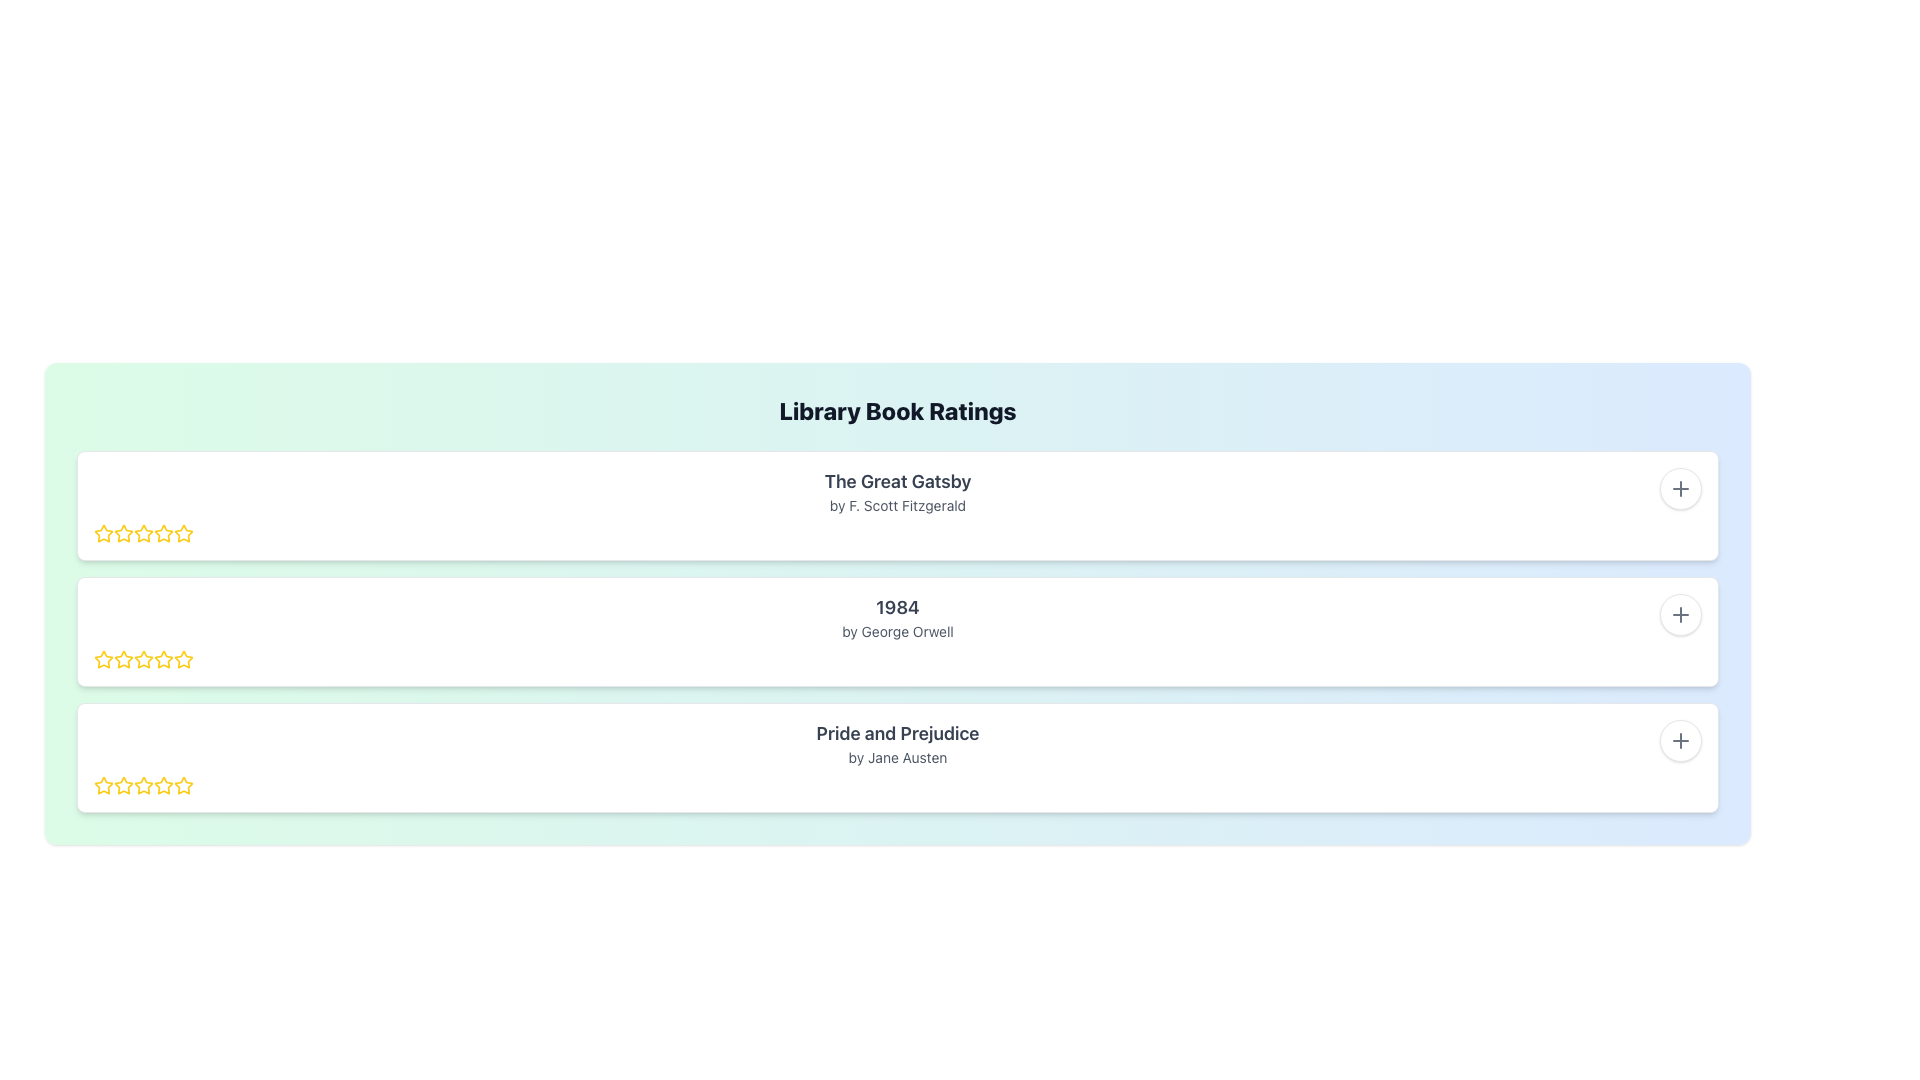  Describe the element at coordinates (123, 784) in the screenshot. I see `the first star icon in the rating system for the book 'Pride and Prejudice' to provide feedback` at that location.